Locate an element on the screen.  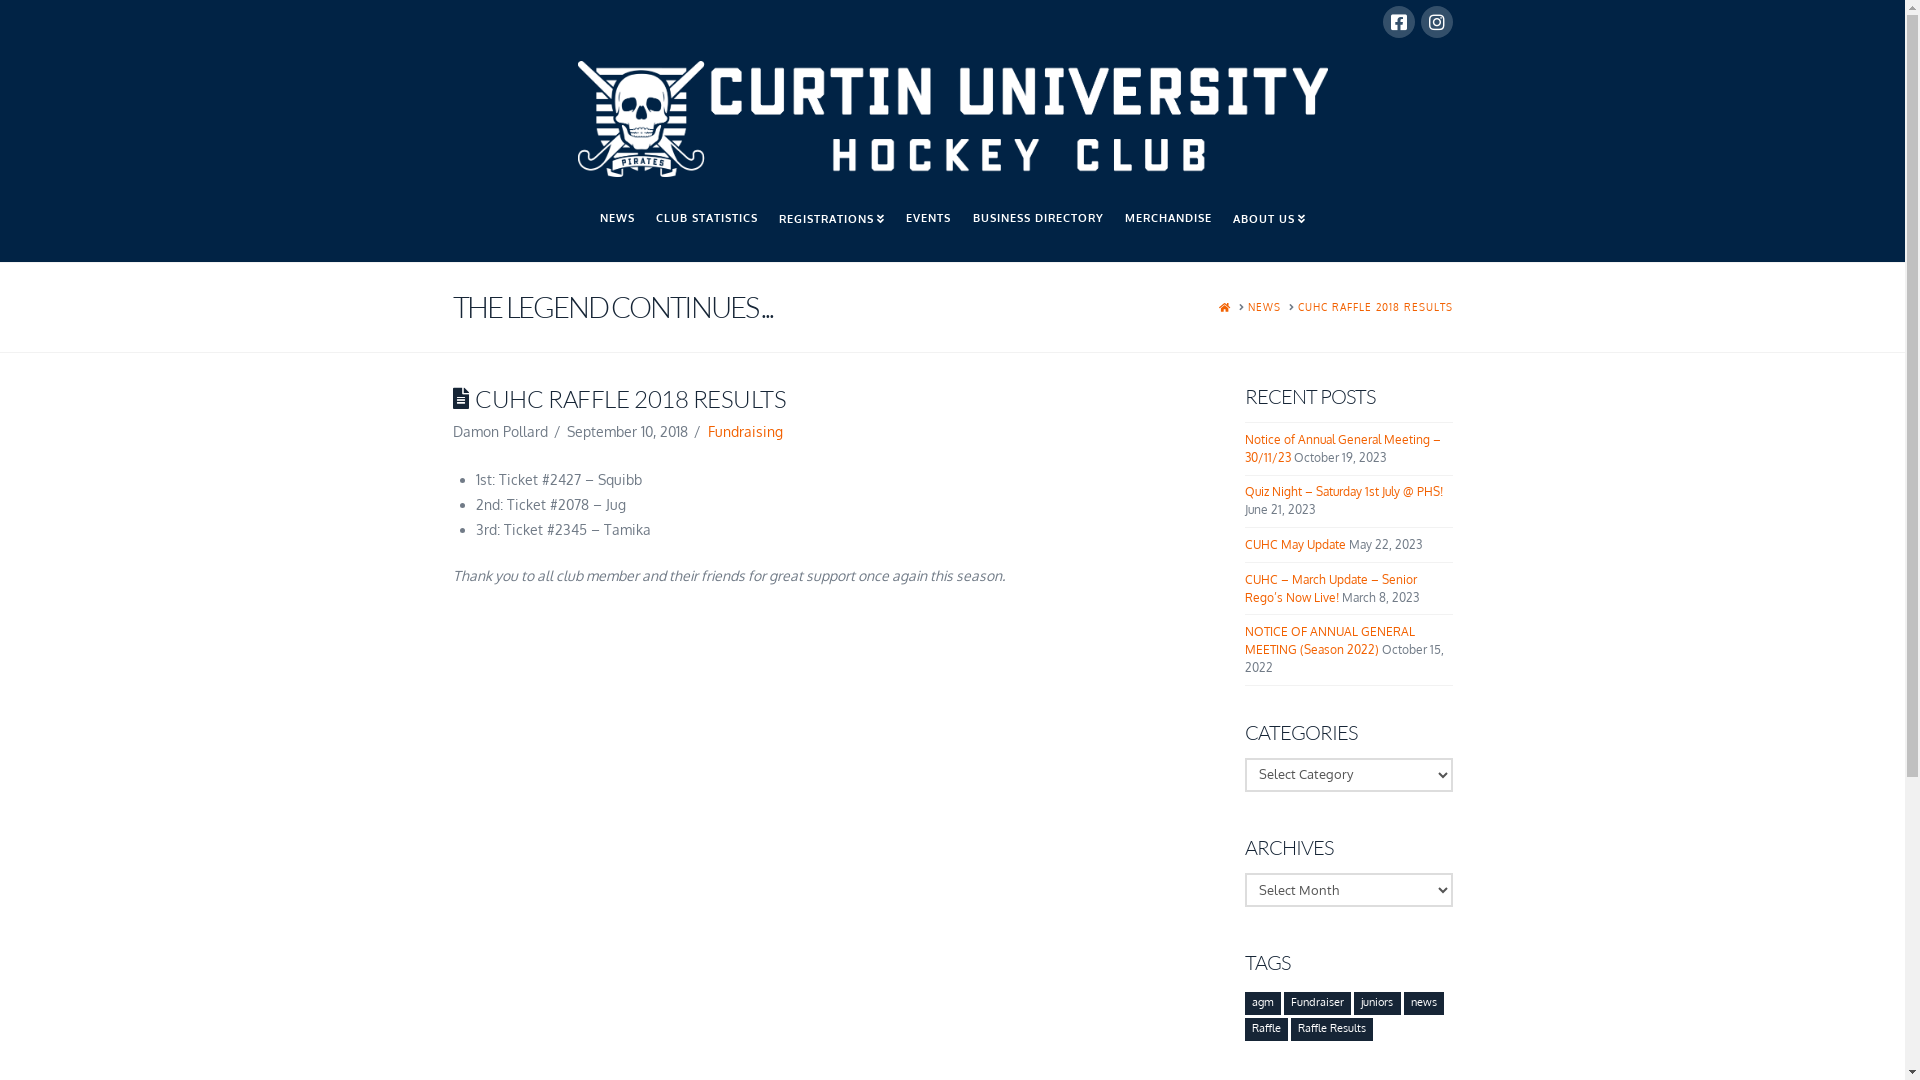
'CUHC RAFFLE 2018 RESULTS' is located at coordinates (1374, 307).